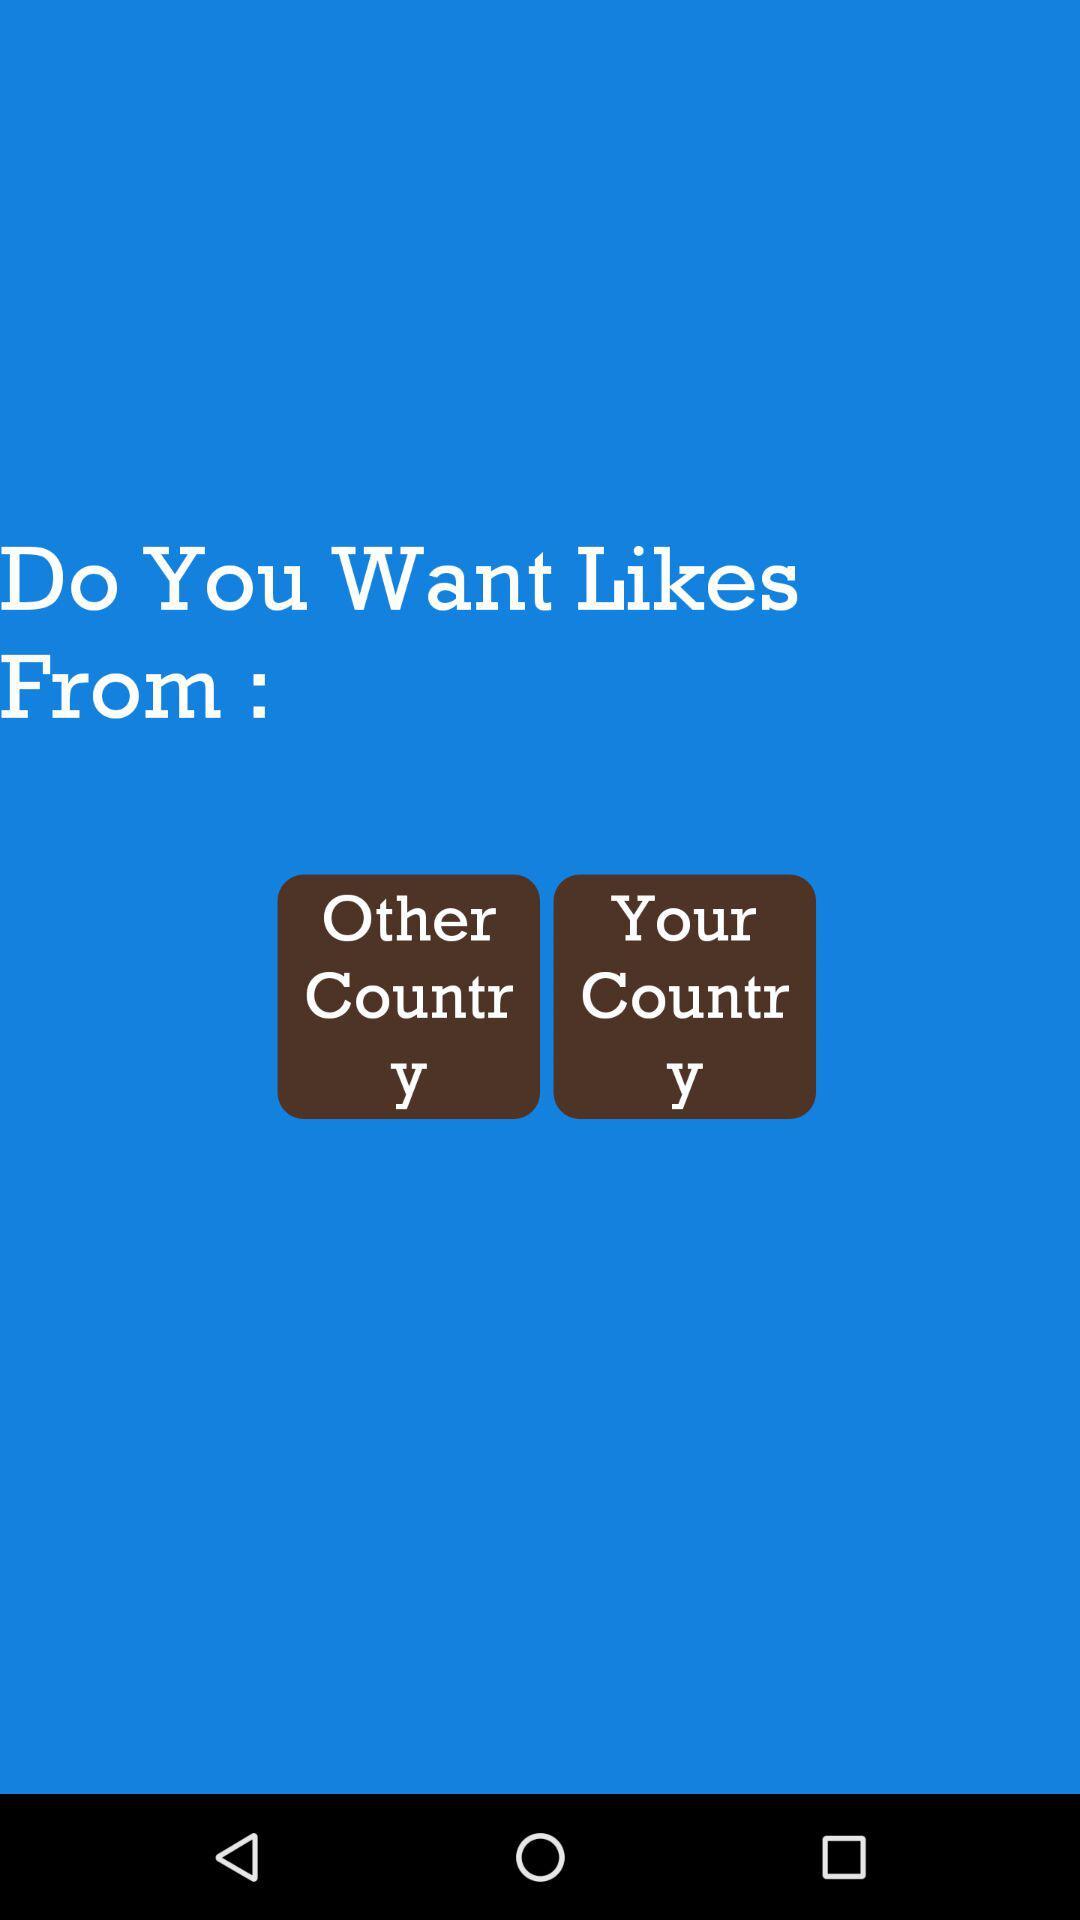 This screenshot has width=1080, height=1920. I want to click on icon to the right of other country icon, so click(683, 996).